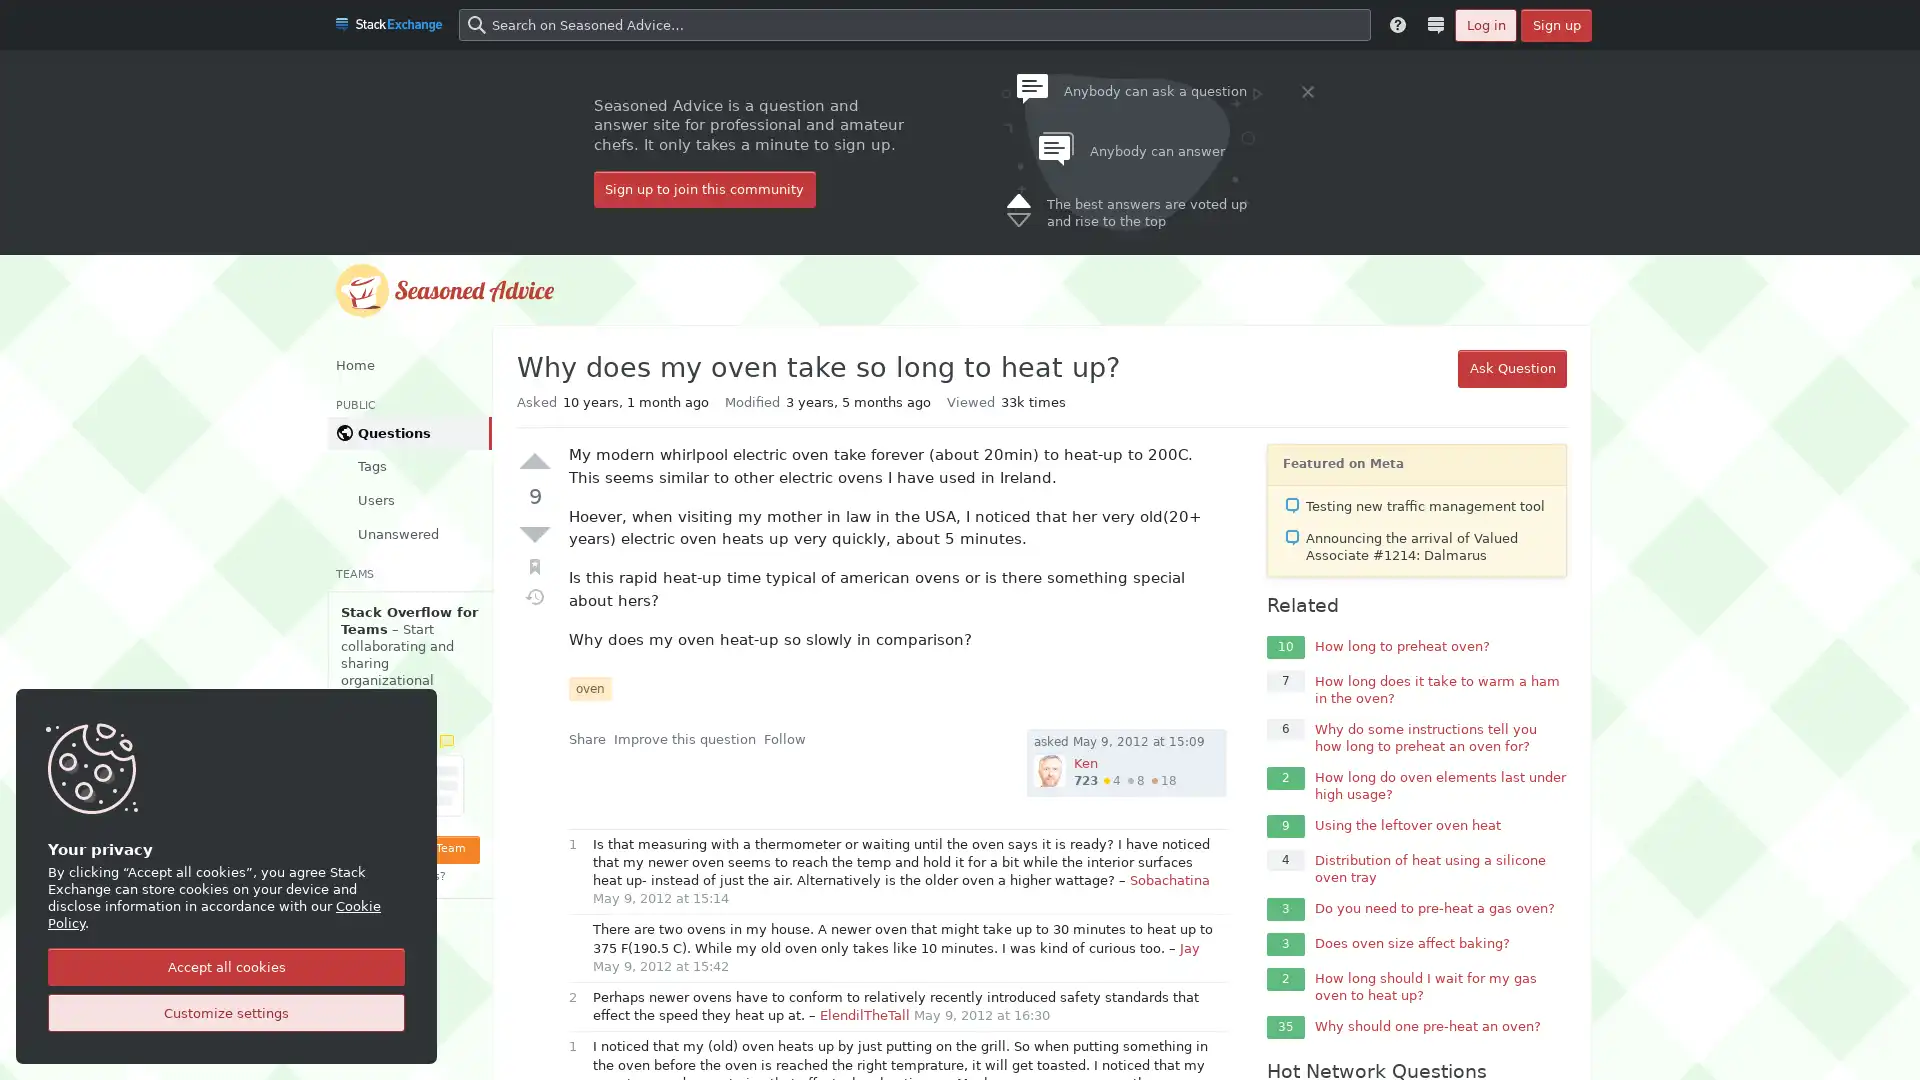  I want to click on Customize settings, so click(226, 1013).